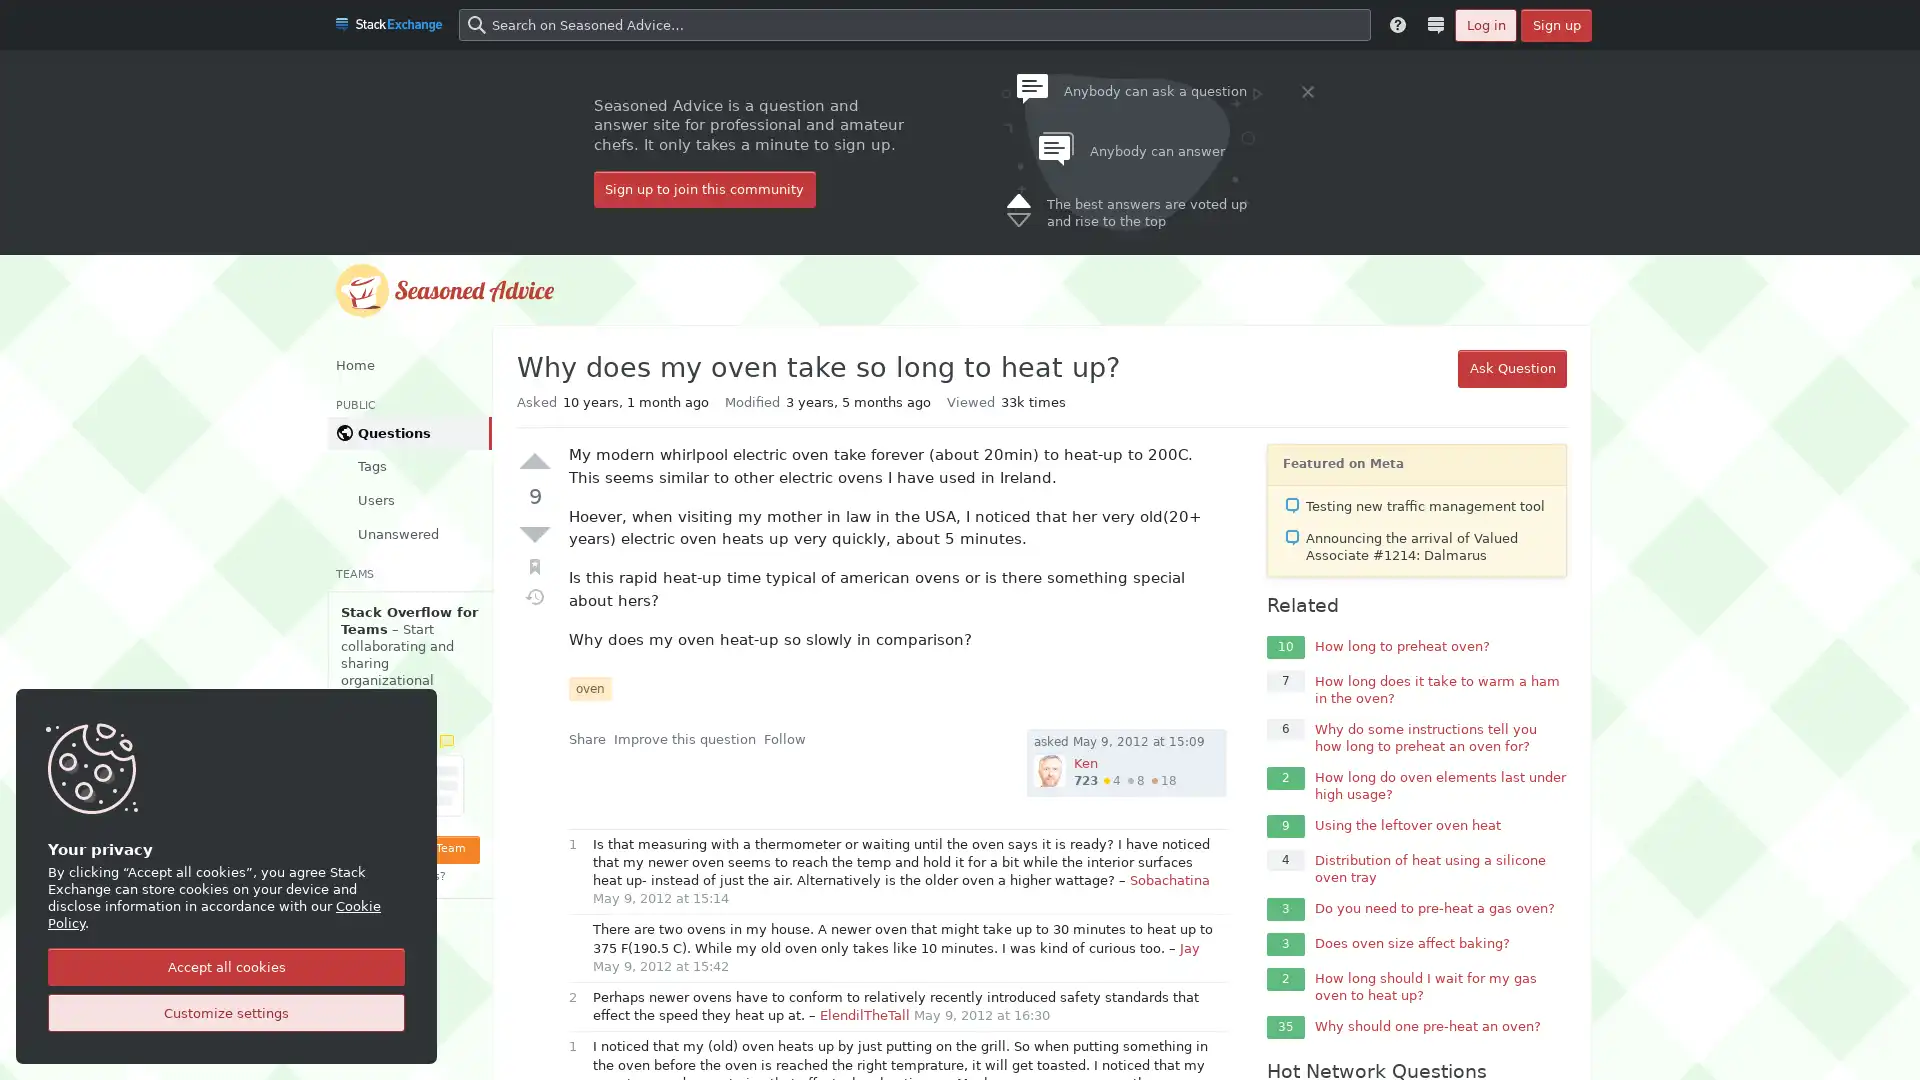  I want to click on Customize settings, so click(226, 1013).